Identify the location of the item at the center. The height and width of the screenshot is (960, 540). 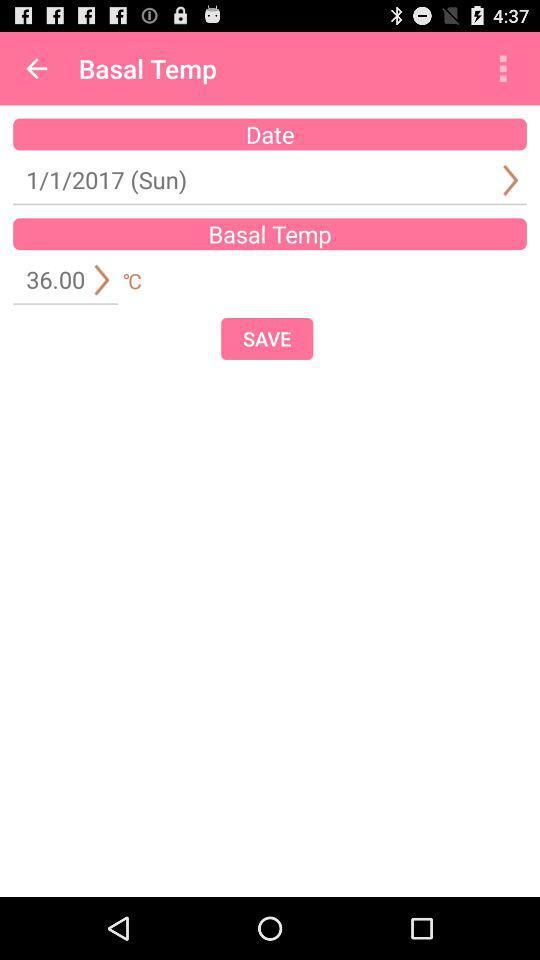
(267, 338).